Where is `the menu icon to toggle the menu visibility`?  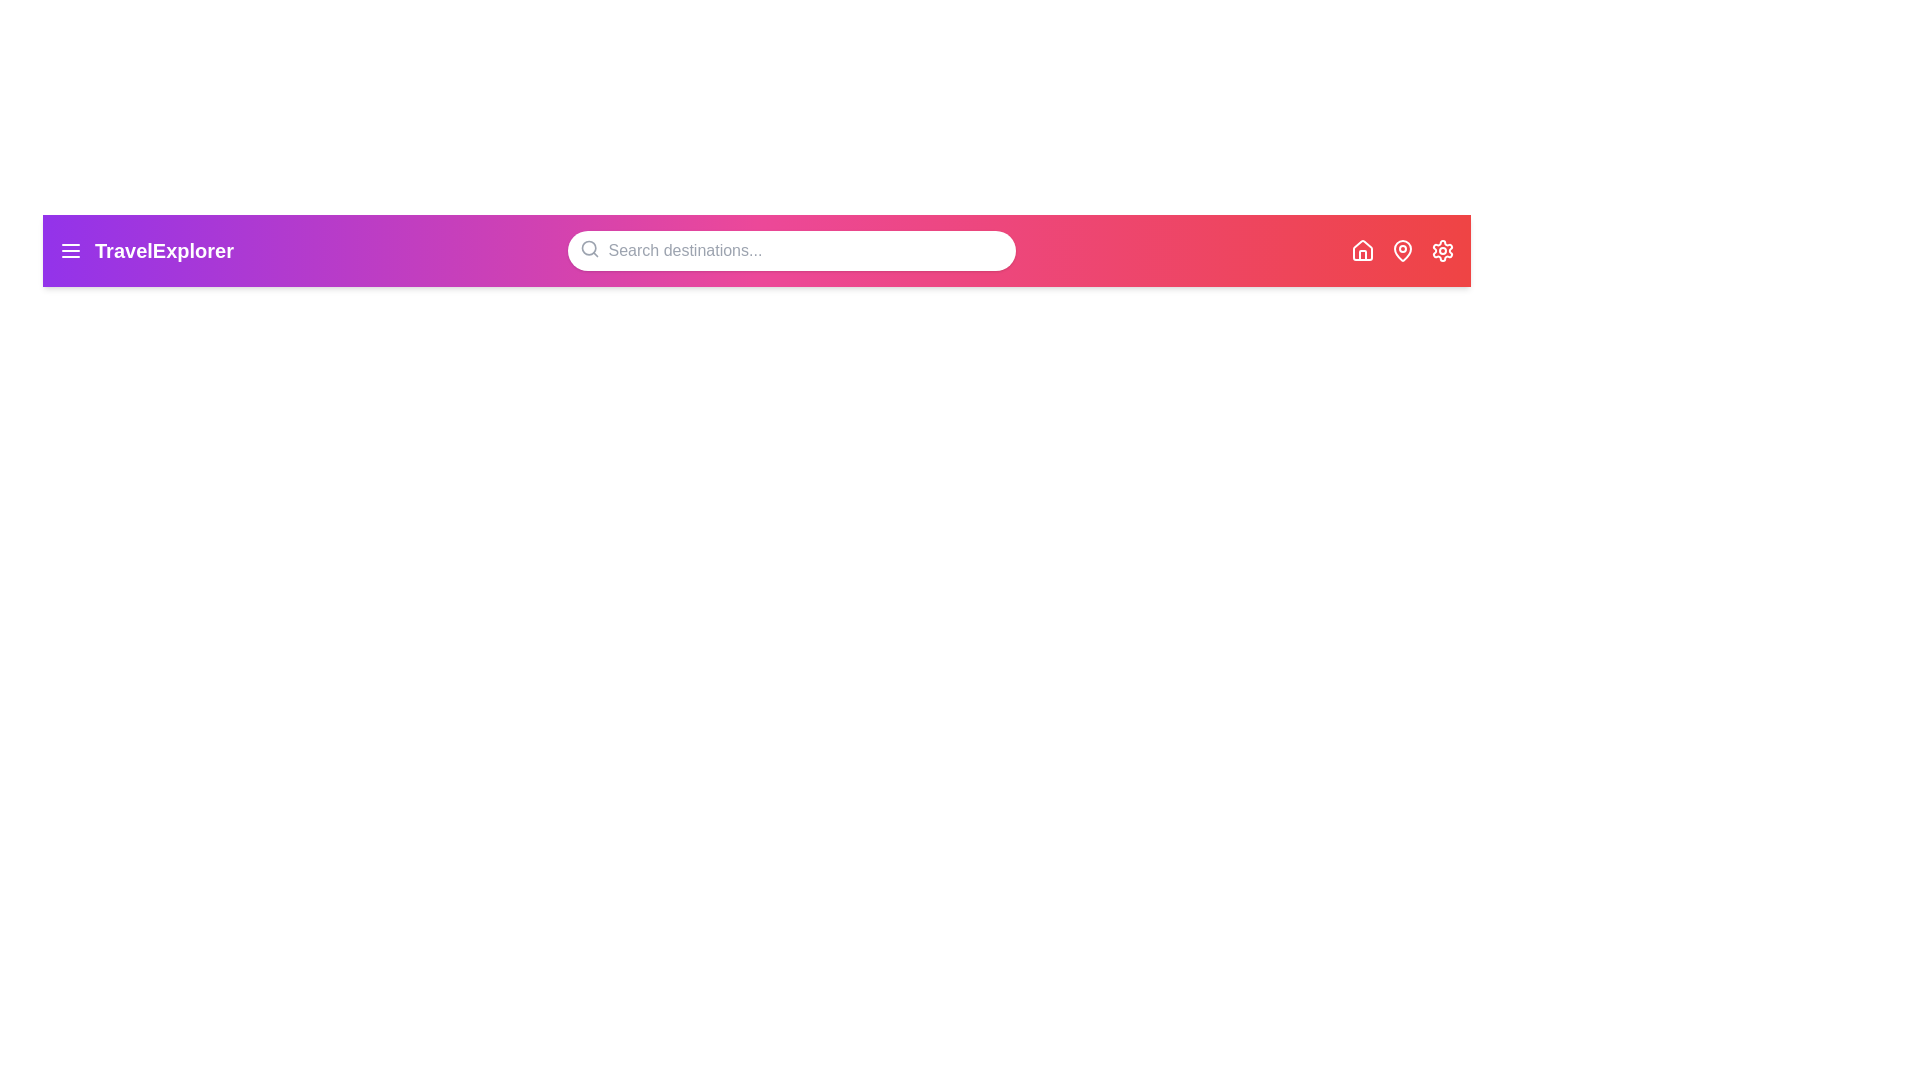
the menu icon to toggle the menu visibility is located at coordinates (71, 249).